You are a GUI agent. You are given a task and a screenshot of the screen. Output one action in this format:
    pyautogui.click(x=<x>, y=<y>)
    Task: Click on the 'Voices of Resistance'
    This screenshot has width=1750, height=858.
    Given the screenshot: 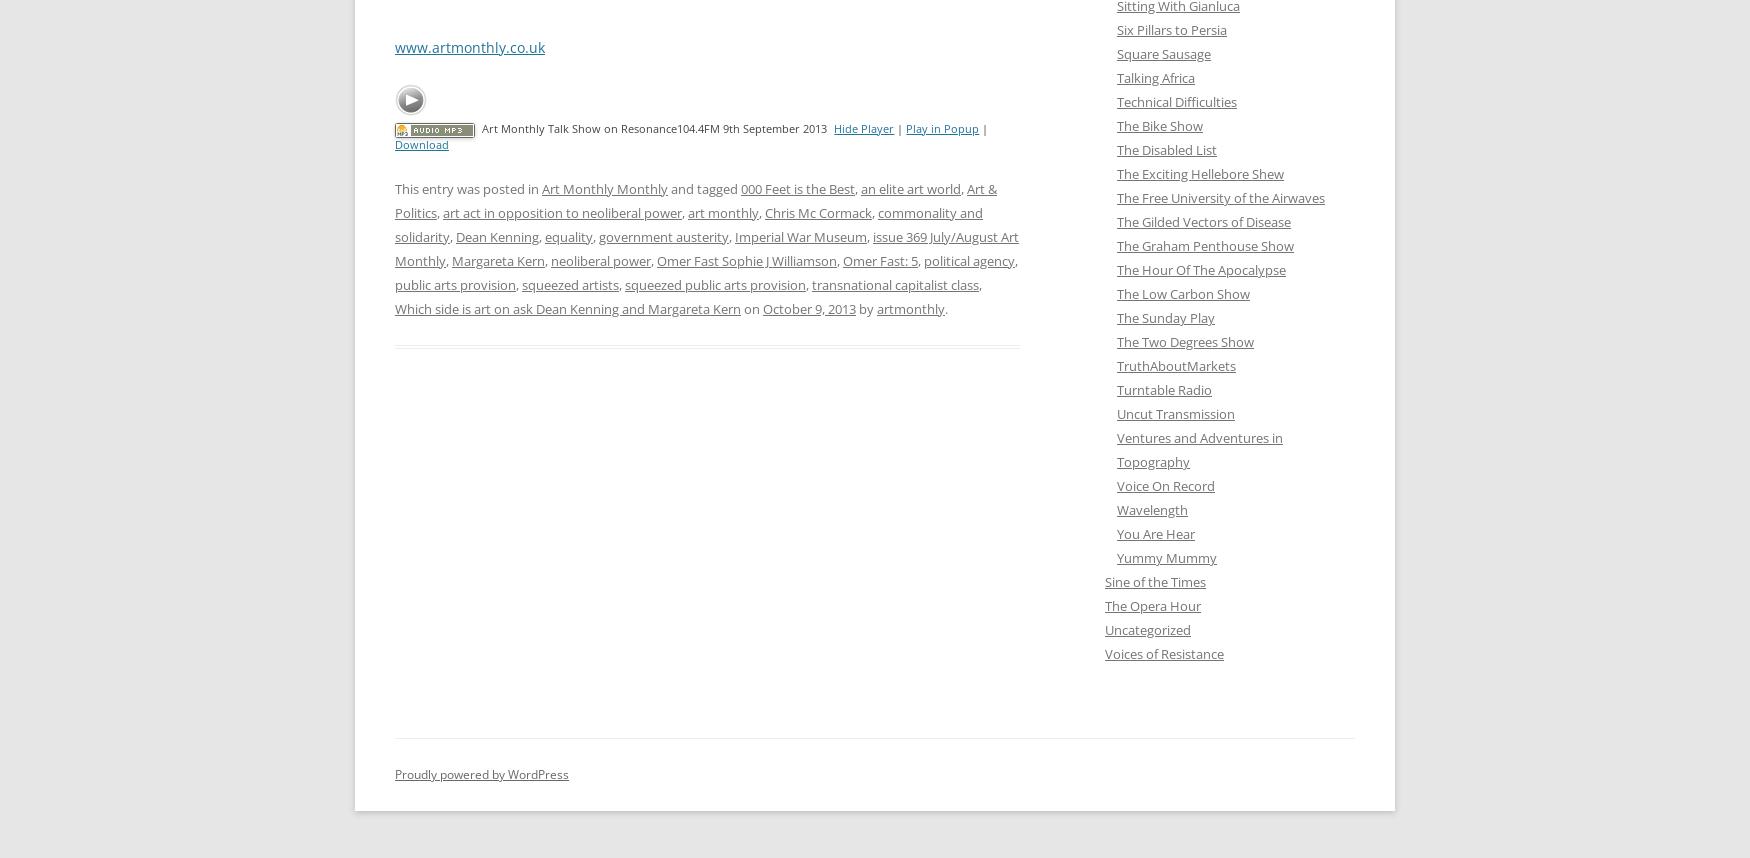 What is the action you would take?
    pyautogui.click(x=1163, y=652)
    